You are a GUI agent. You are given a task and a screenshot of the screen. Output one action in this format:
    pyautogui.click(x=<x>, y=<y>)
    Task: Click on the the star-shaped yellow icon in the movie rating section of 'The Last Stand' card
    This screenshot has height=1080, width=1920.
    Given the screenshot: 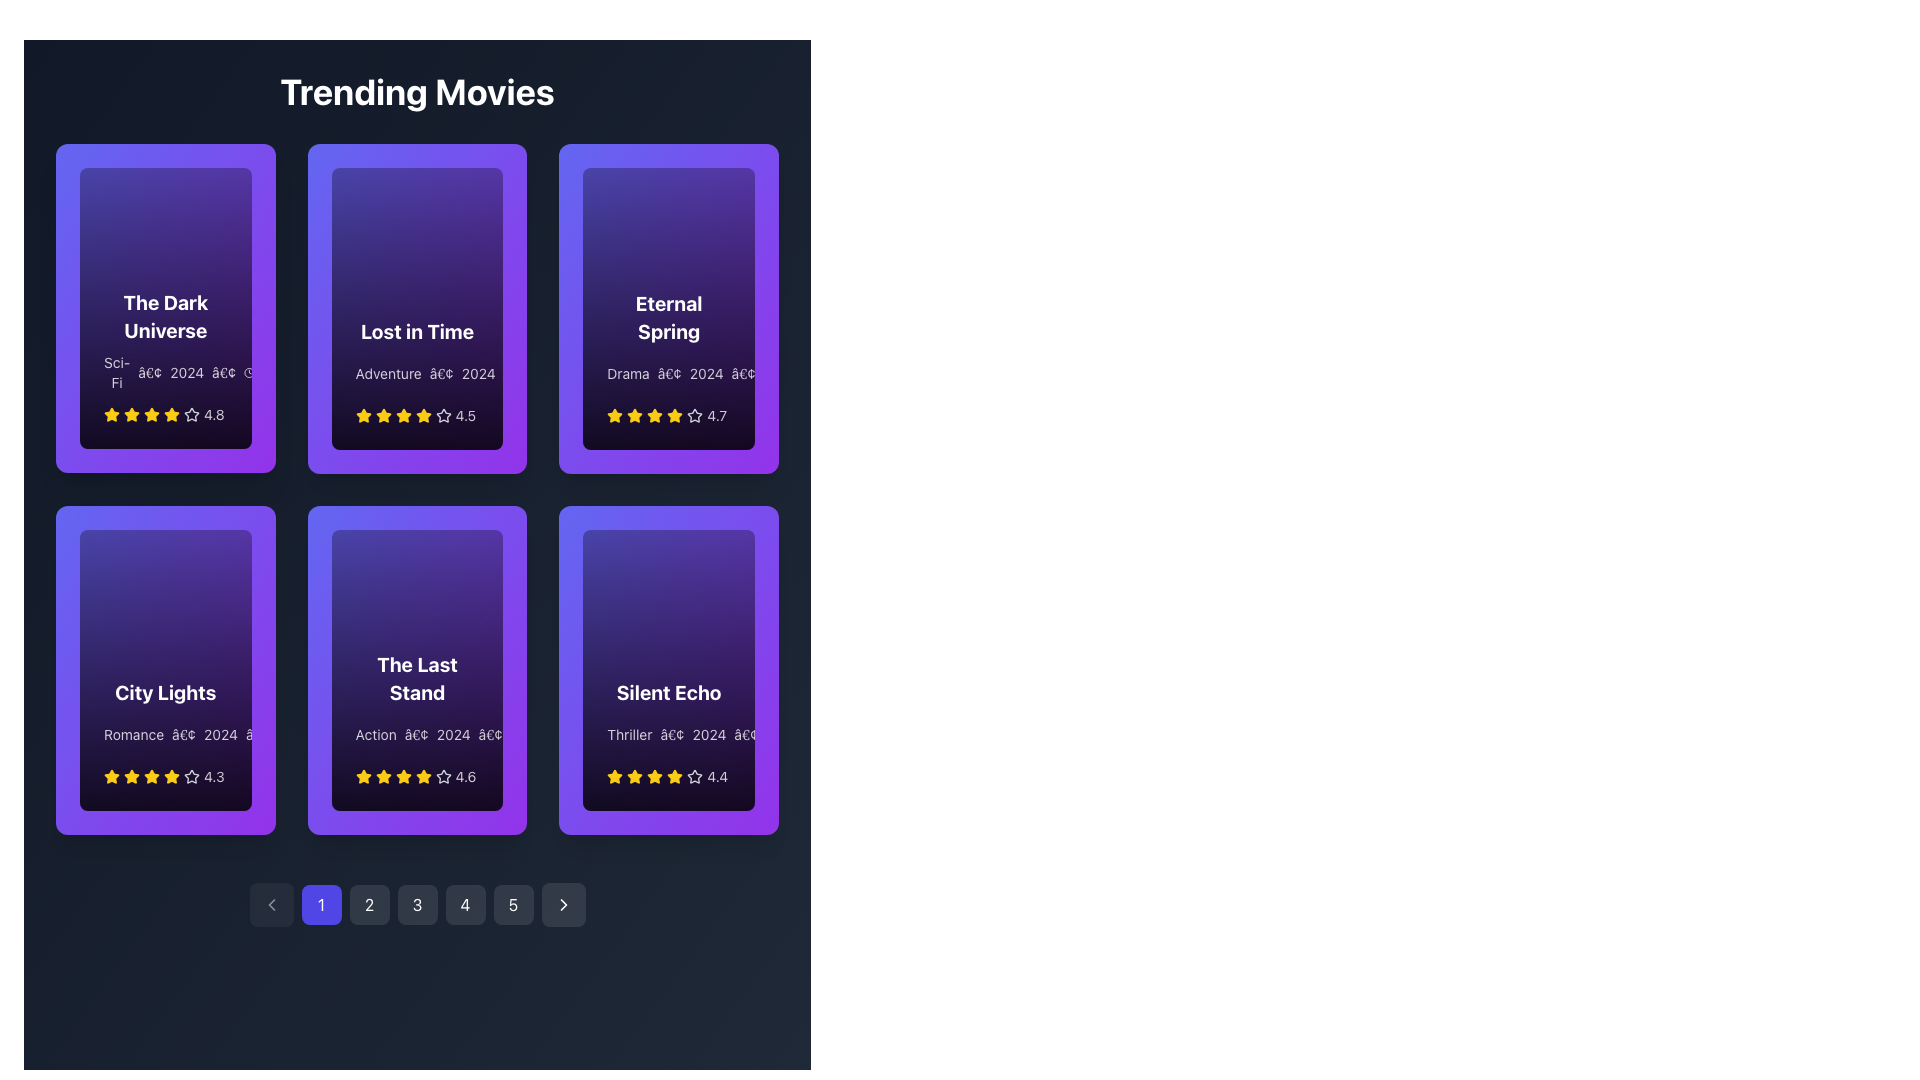 What is the action you would take?
    pyautogui.click(x=363, y=775)
    